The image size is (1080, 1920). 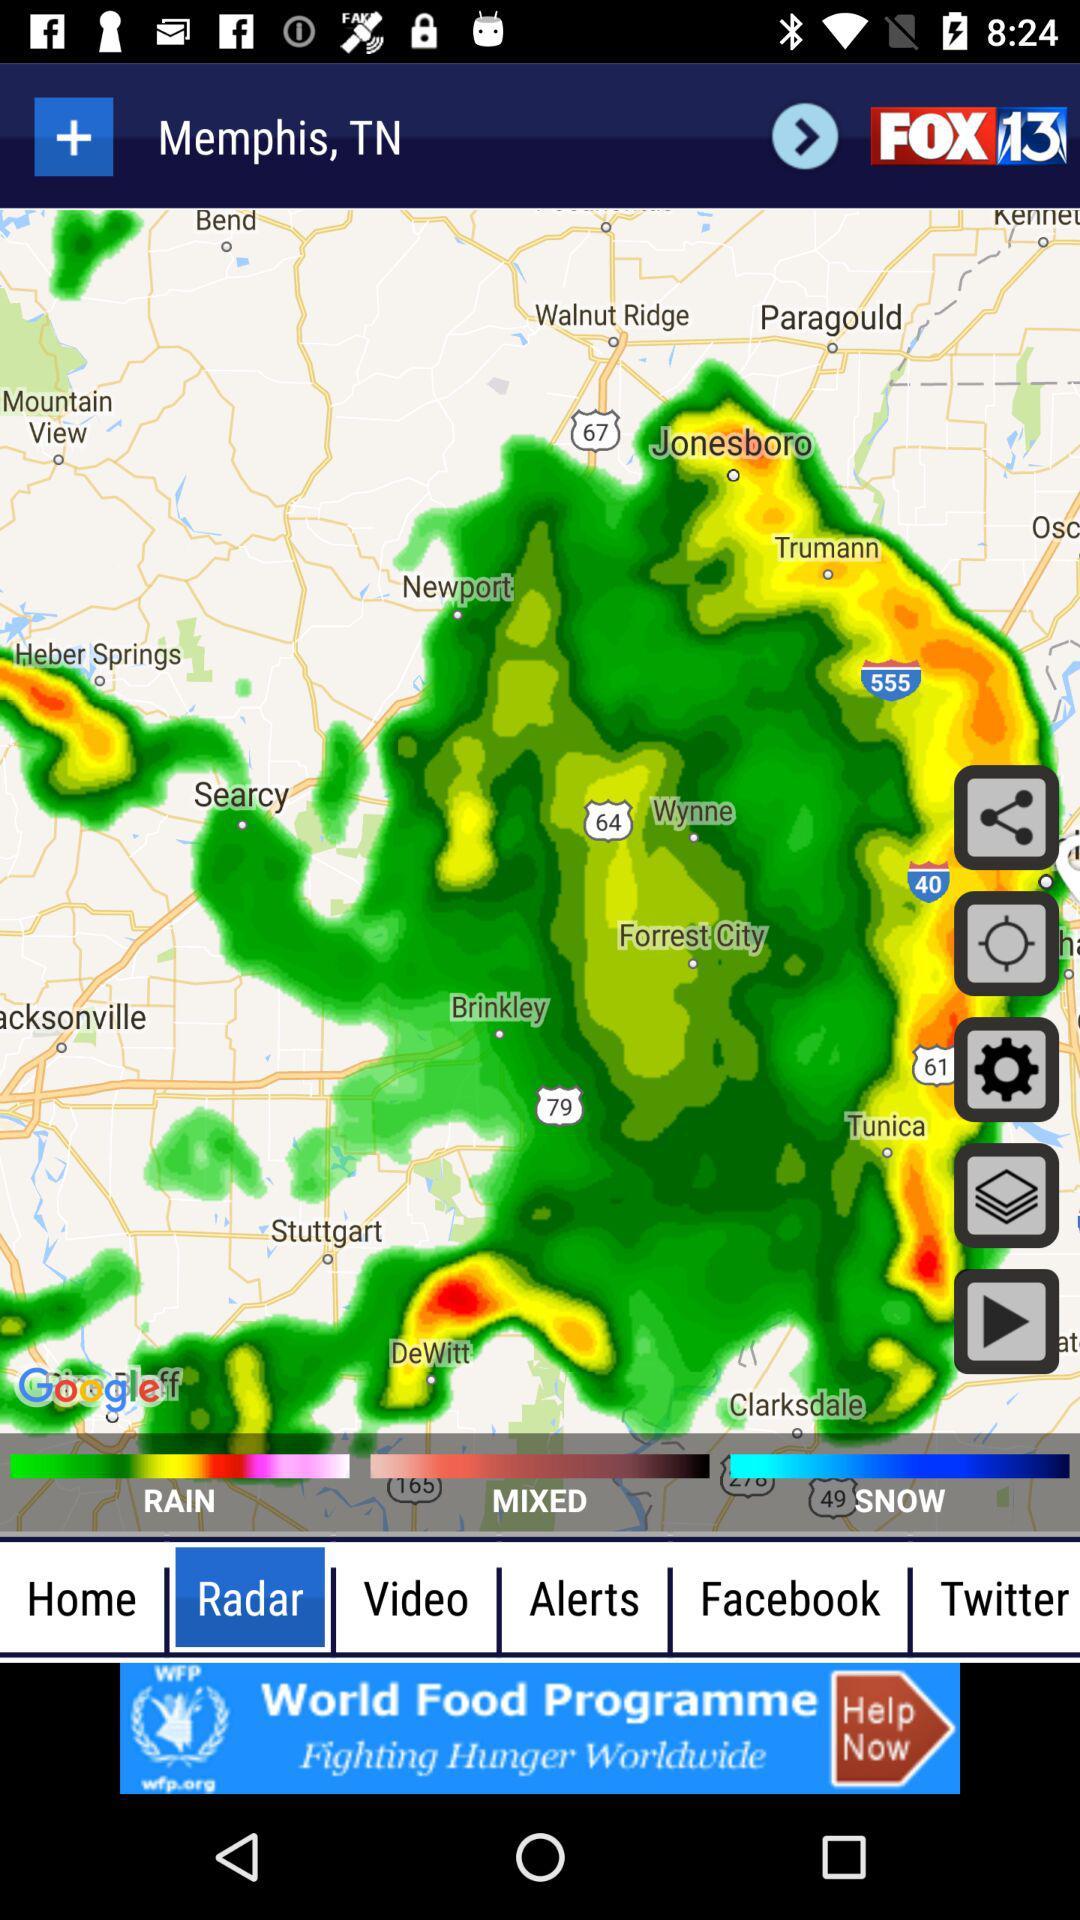 I want to click on expand, so click(x=72, y=135).